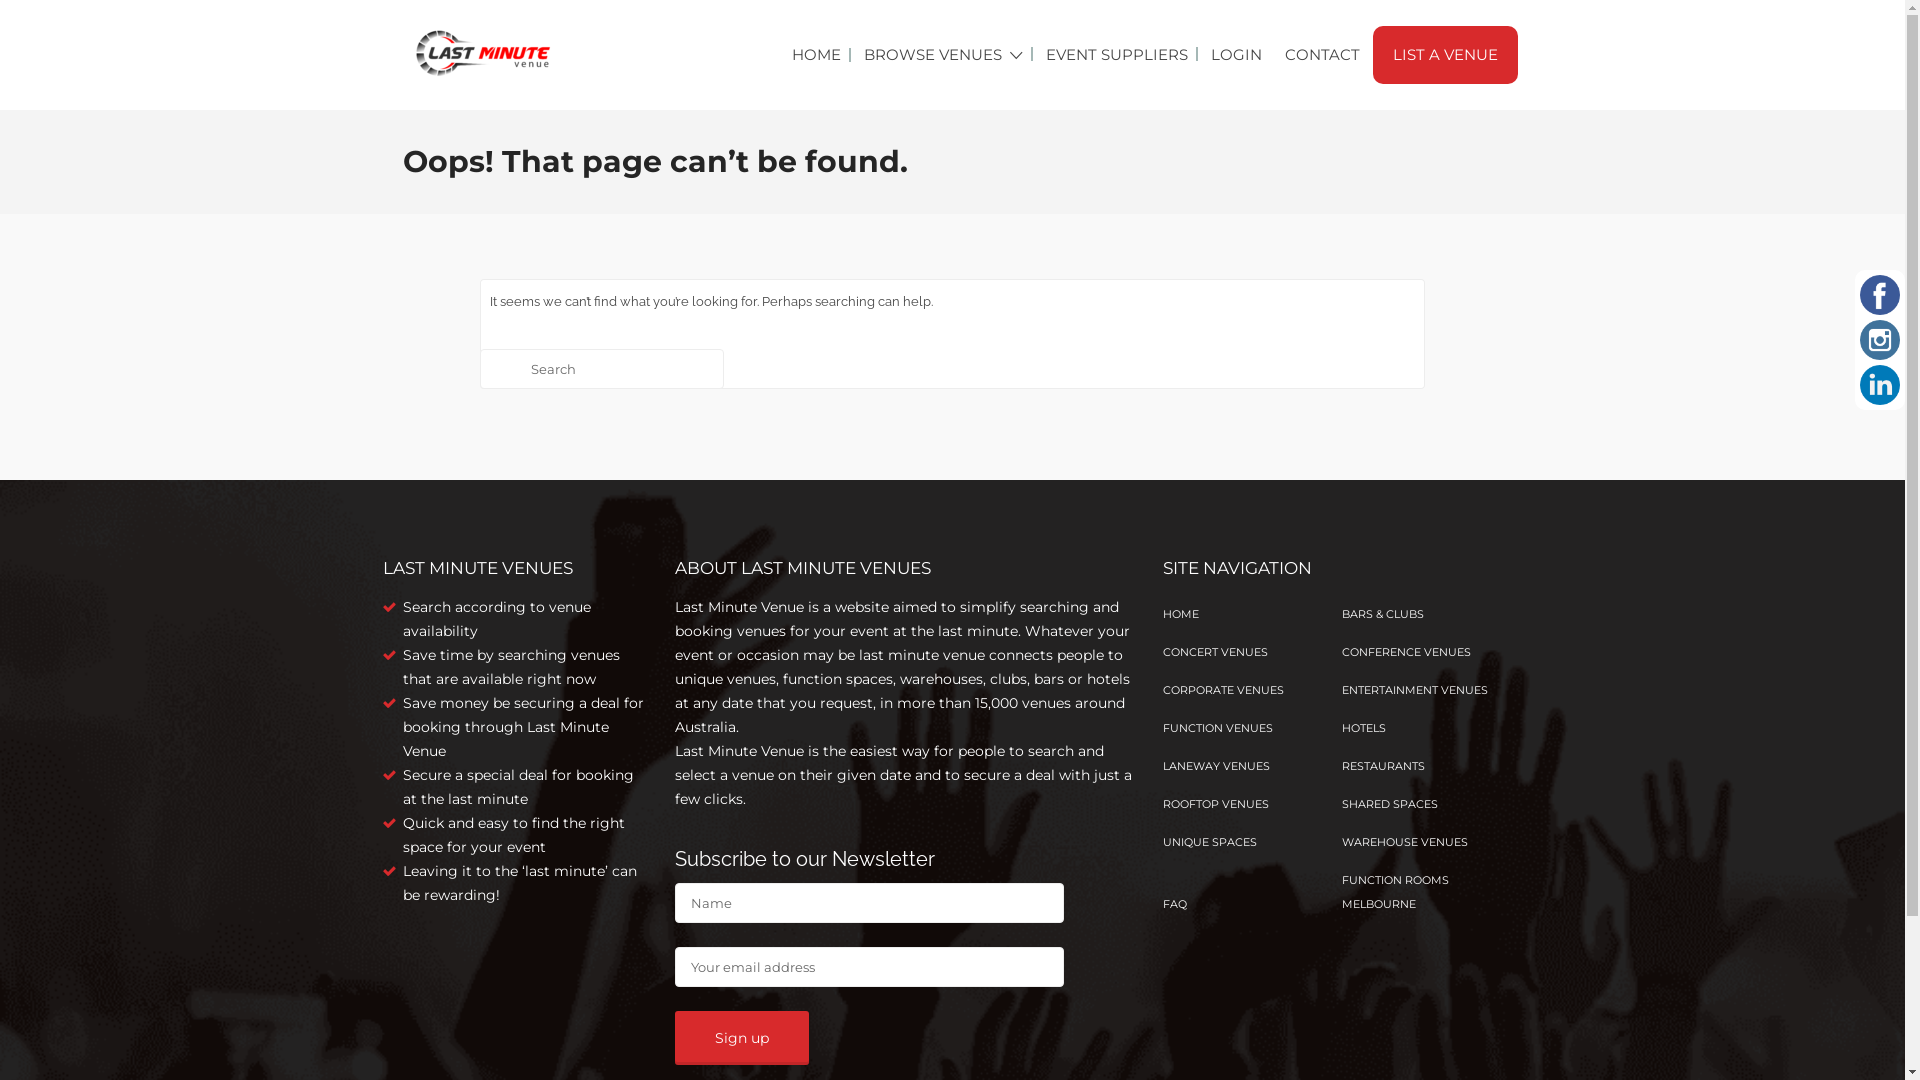  I want to click on 'CONCERT VENUES', so click(1161, 651).